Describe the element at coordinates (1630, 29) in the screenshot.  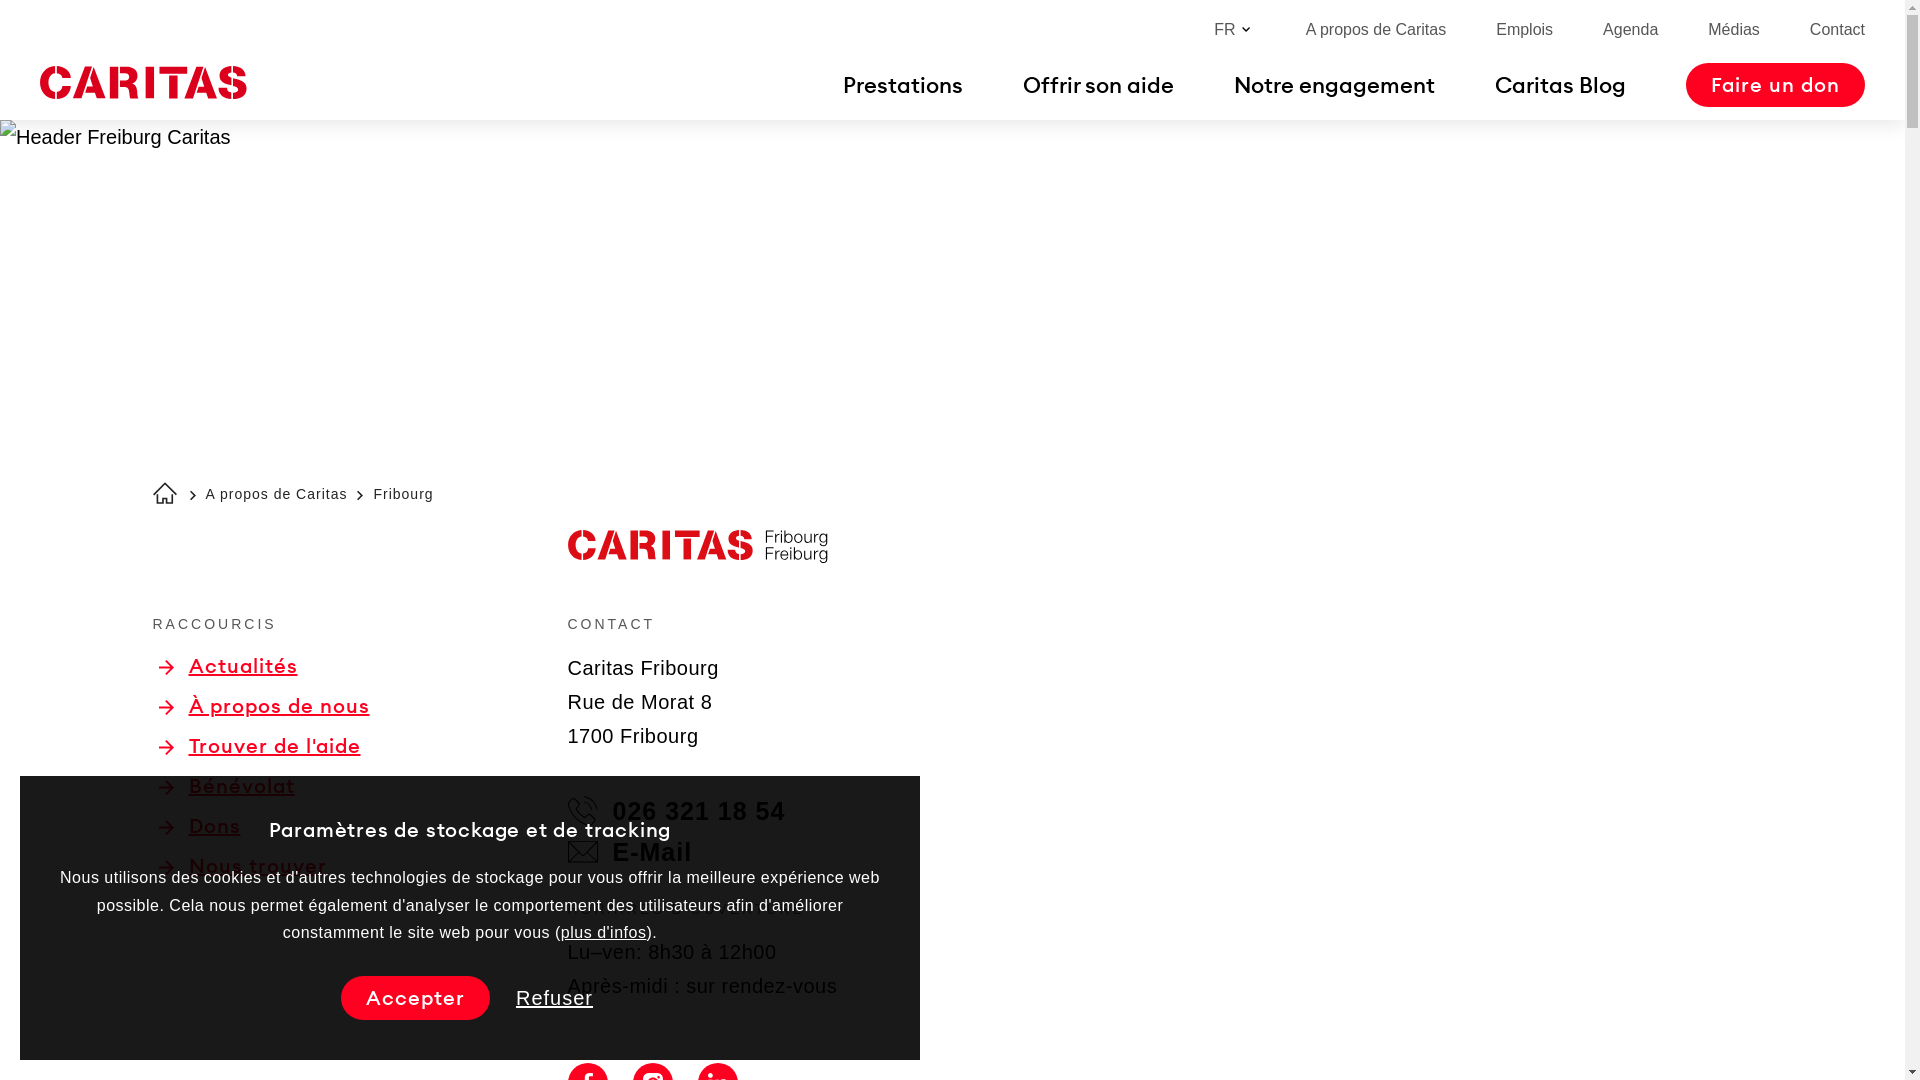
I see `'Agenda'` at that location.